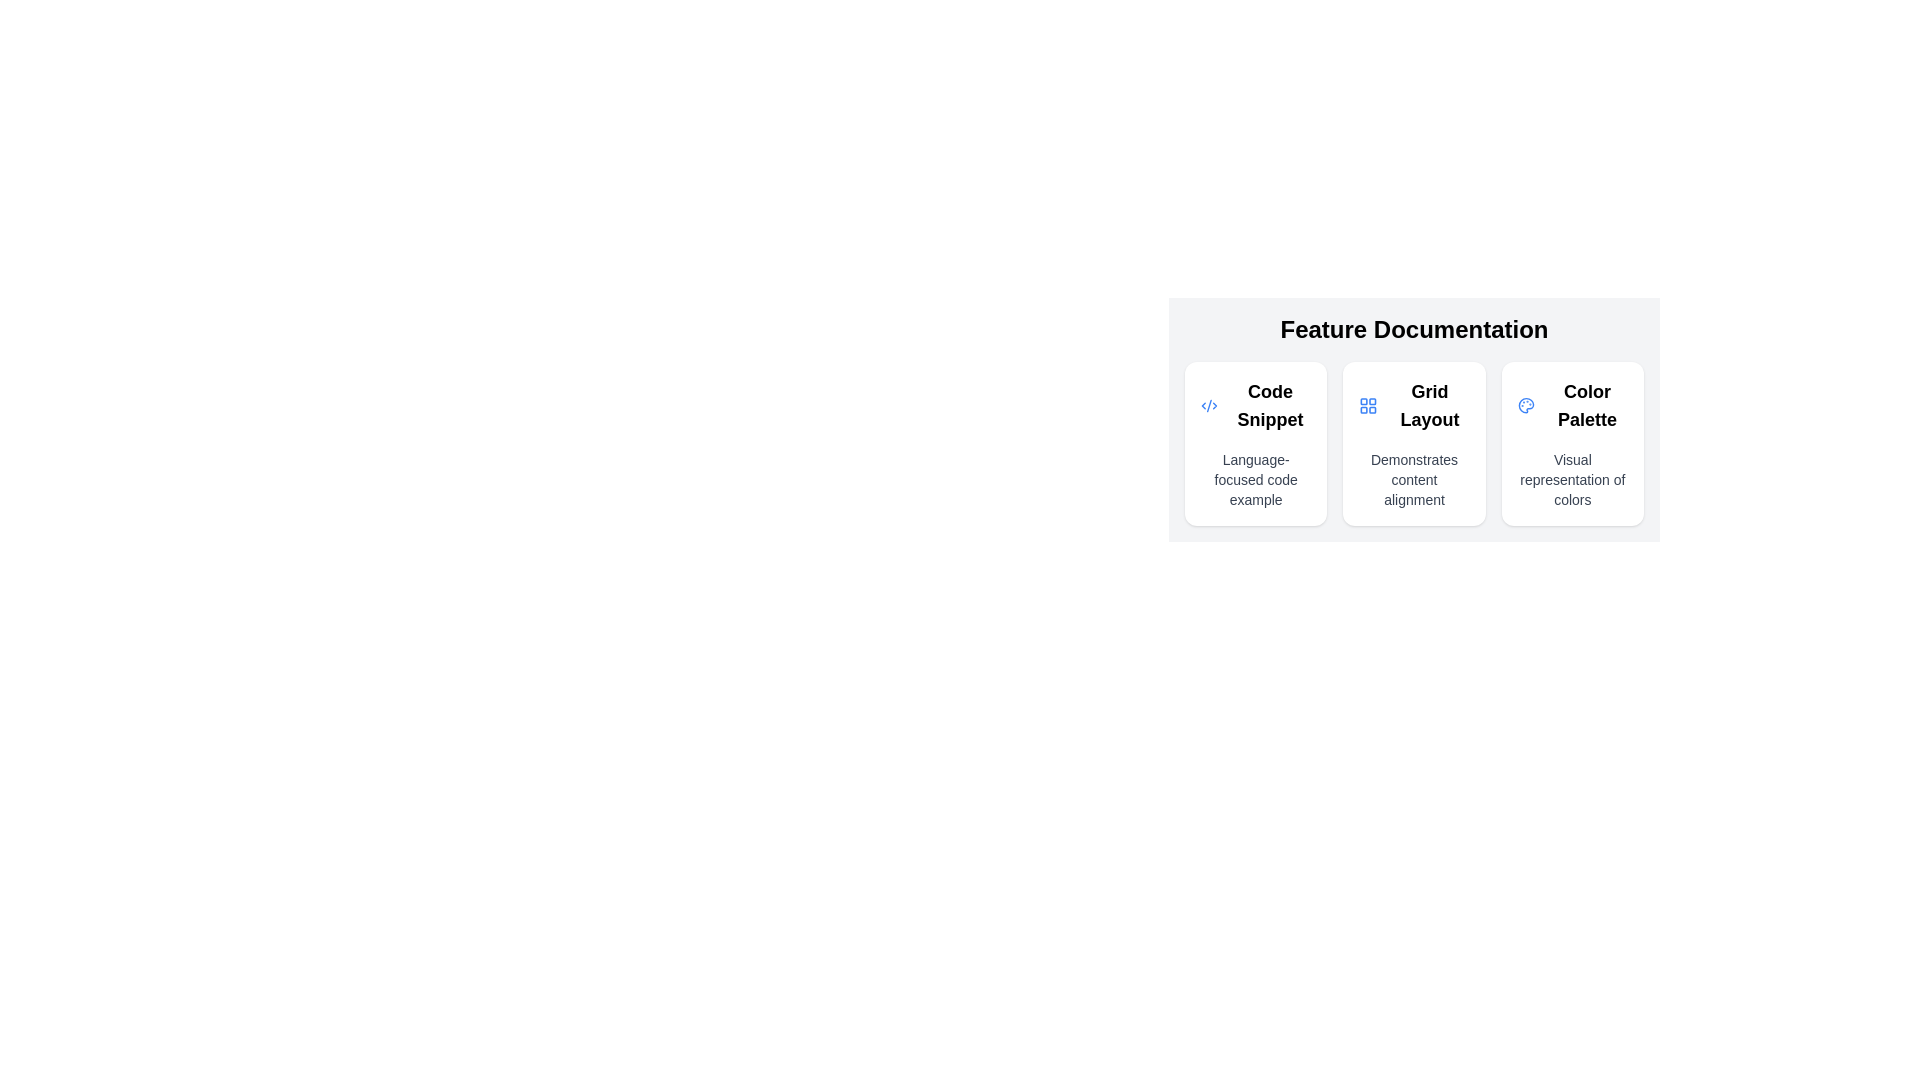 This screenshot has height=1080, width=1920. What do you see at coordinates (1367, 405) in the screenshot?
I see `the grid icon located to the left of the 'Grid Layout' text label` at bounding box center [1367, 405].